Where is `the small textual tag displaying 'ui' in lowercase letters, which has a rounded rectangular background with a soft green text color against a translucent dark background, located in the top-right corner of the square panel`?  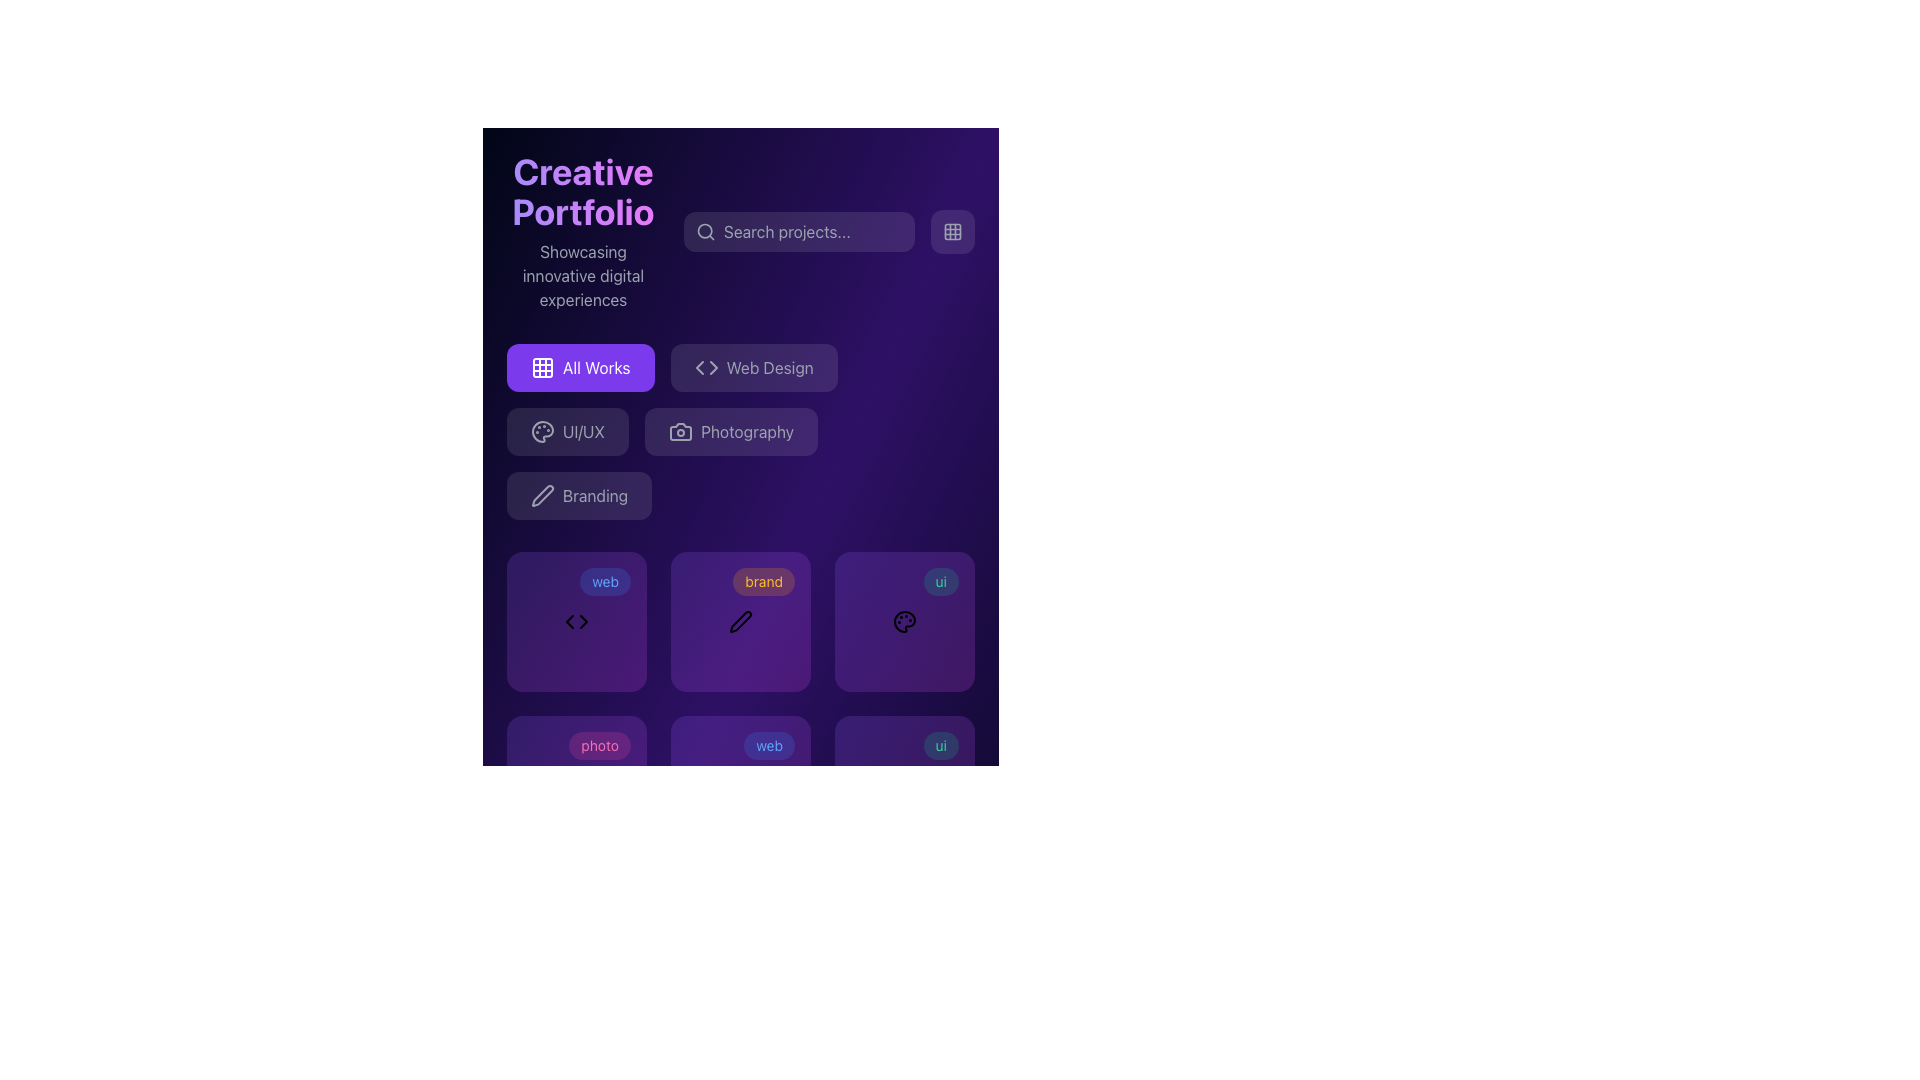 the small textual tag displaying 'ui' in lowercase letters, which has a rounded rectangular background with a soft green text color against a translucent dark background, located in the top-right corner of the square panel is located at coordinates (940, 582).